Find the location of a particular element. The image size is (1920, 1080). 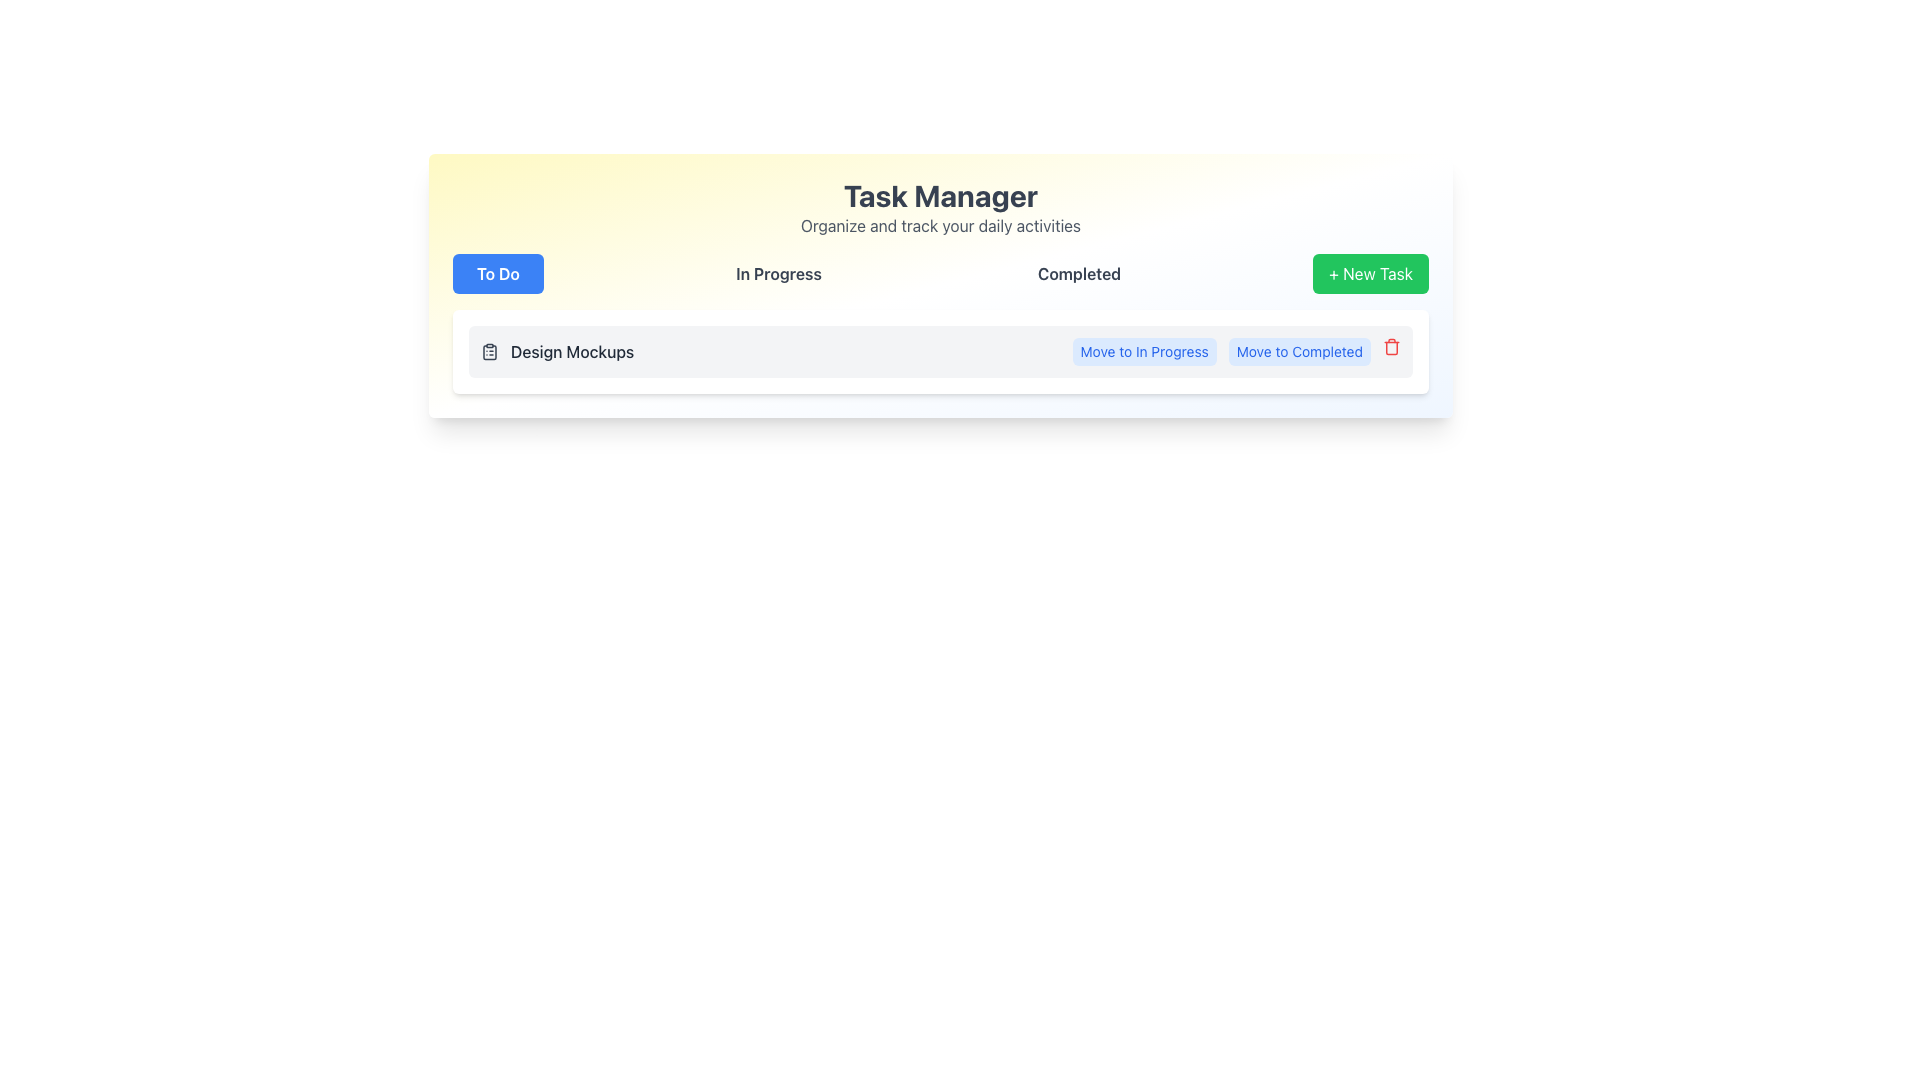

heading text 'Task Manager' which is prominently displayed in bold and large font at the upper portion of the interface is located at coordinates (939, 196).